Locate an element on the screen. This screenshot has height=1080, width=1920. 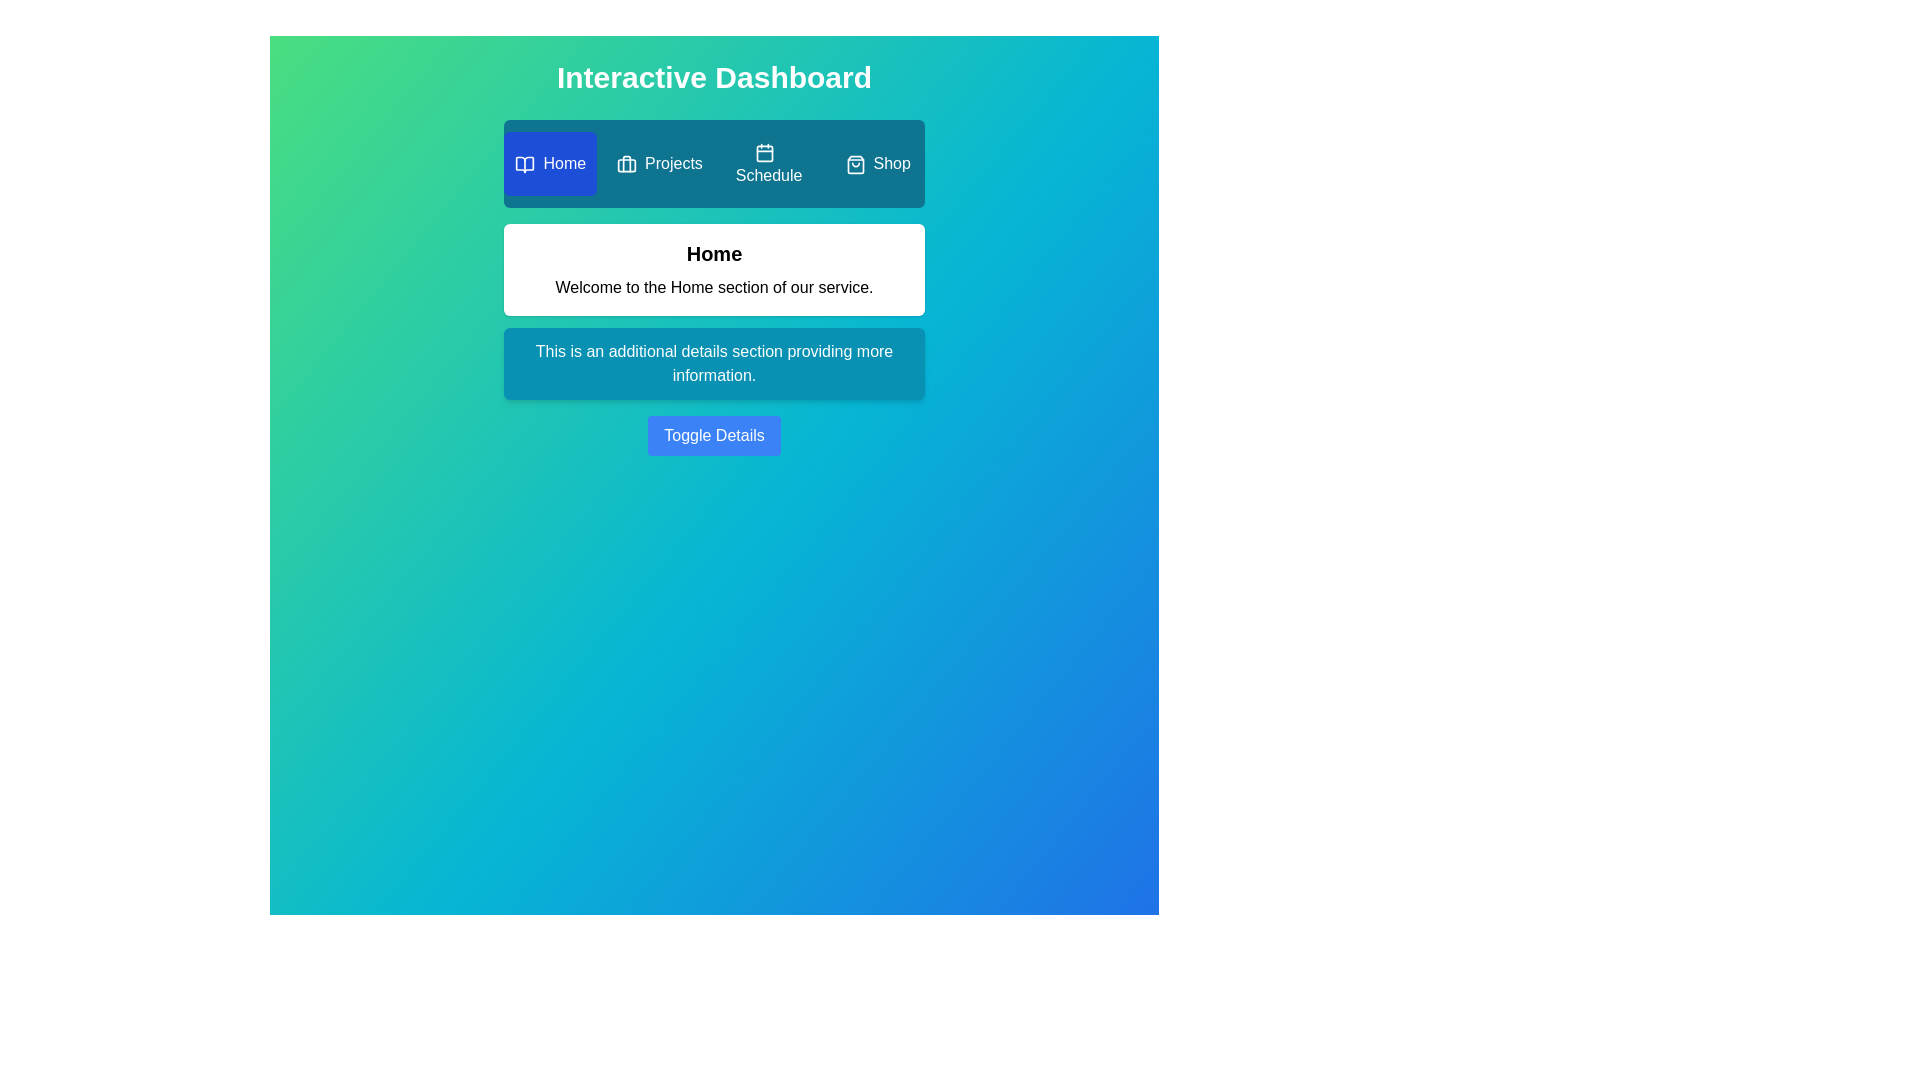
the icon of the Shop tab to observe its context is located at coordinates (855, 163).